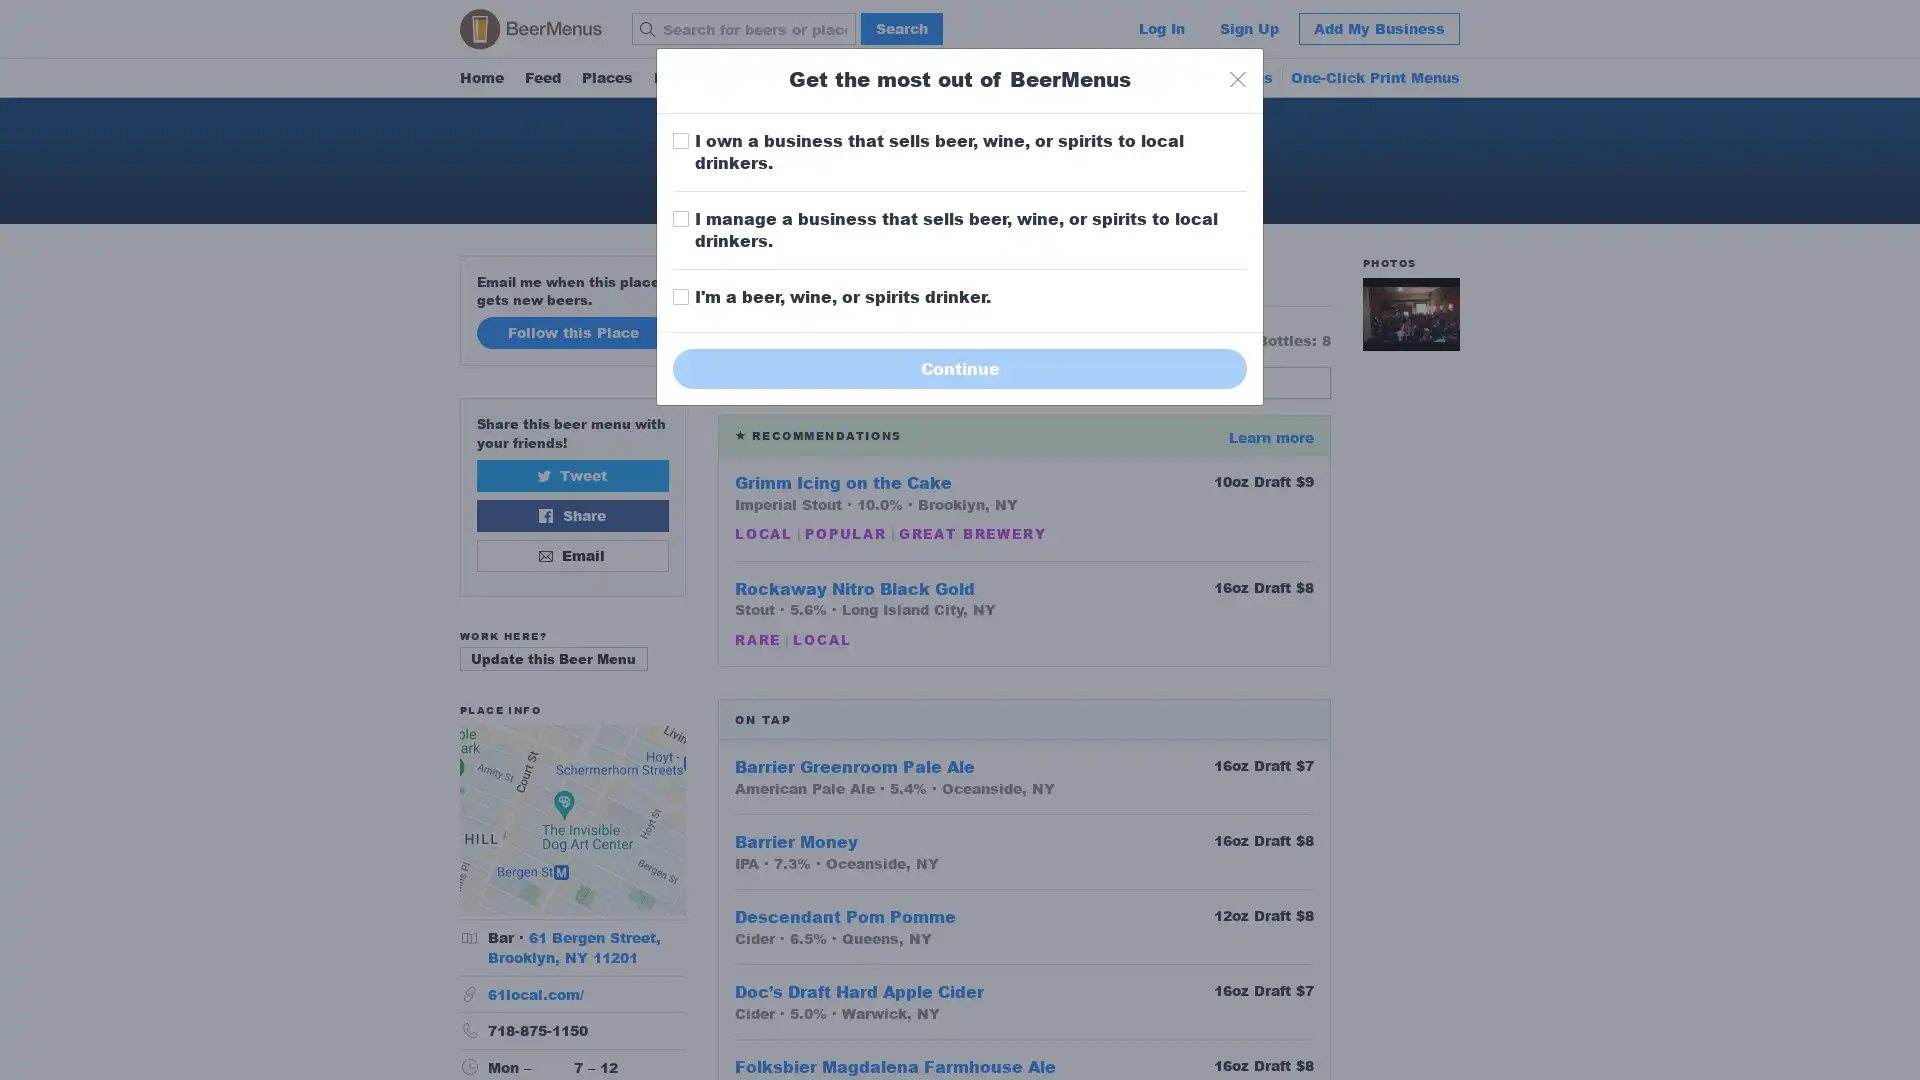 The image size is (1920, 1080). I want to click on Follow this Place, so click(571, 331).